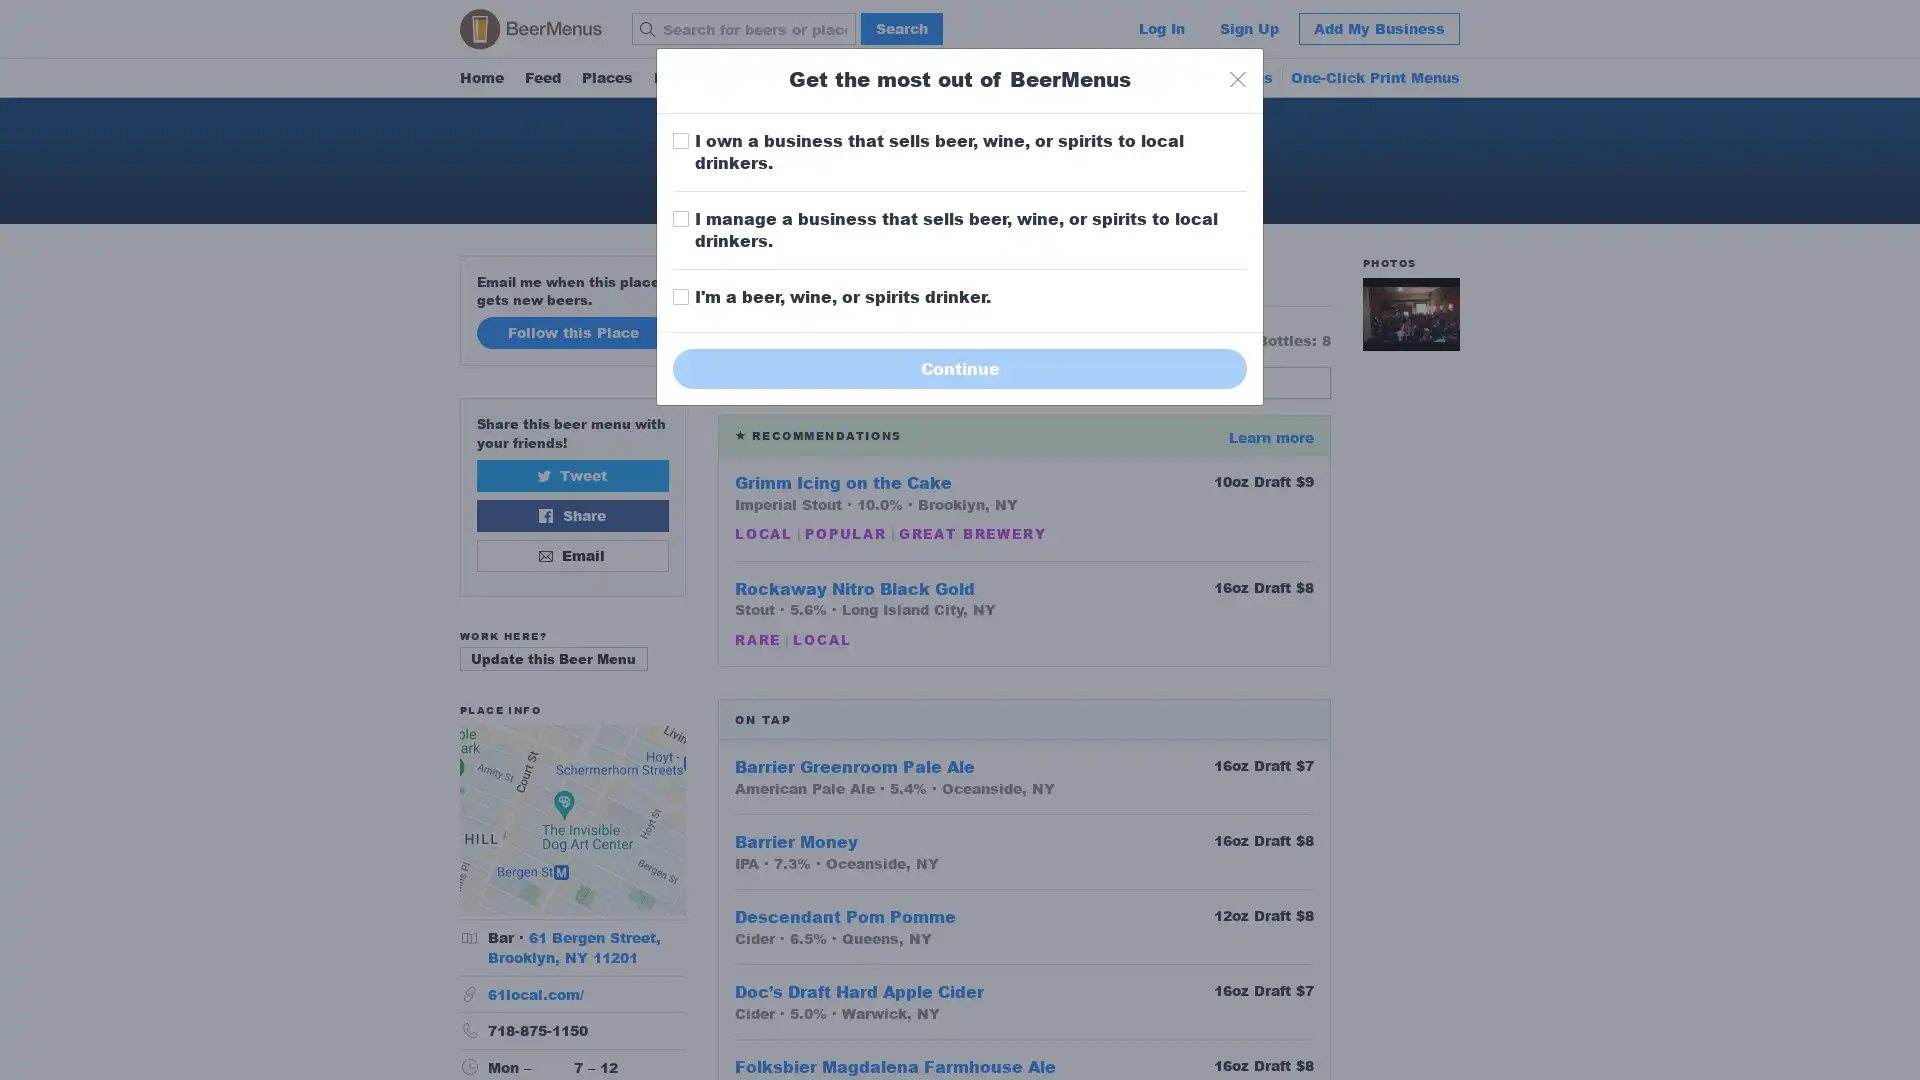 The image size is (1920, 1080). I want to click on Follow this Place, so click(571, 331).